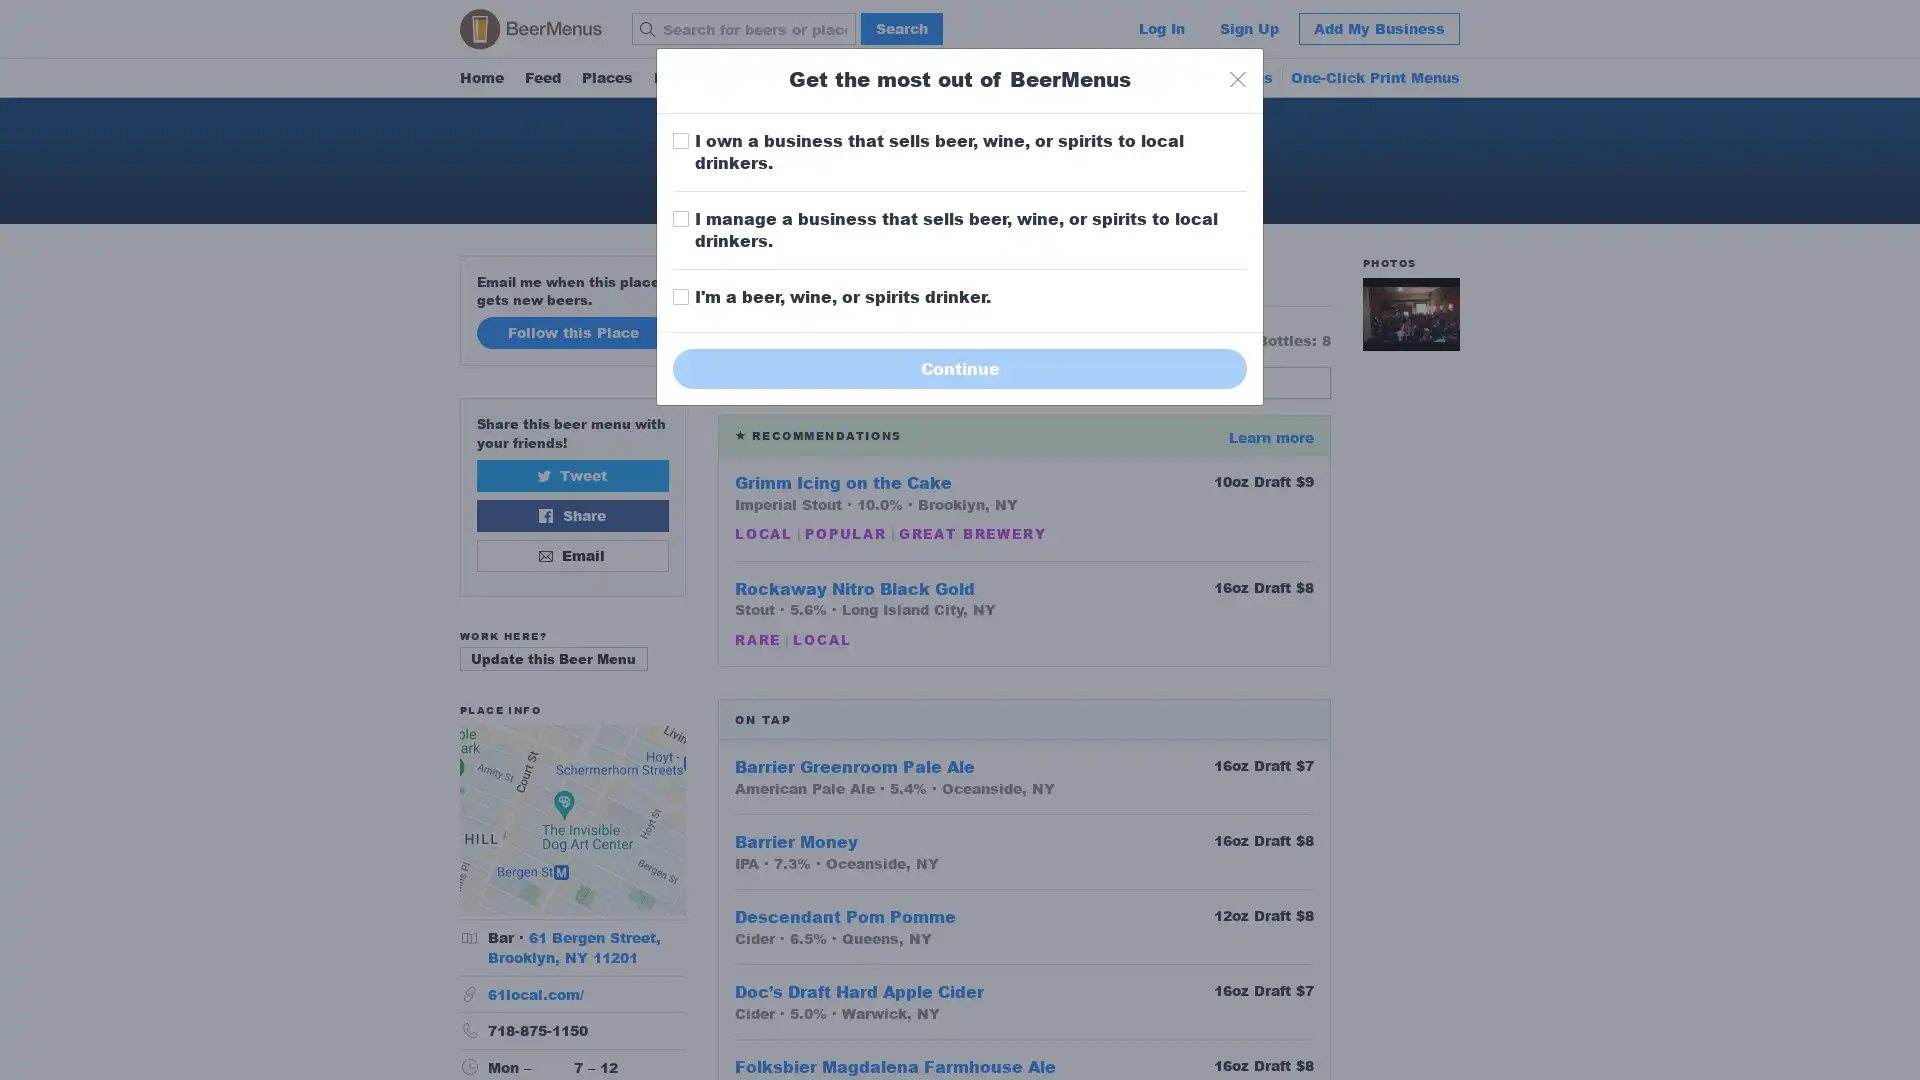 The image size is (1920, 1080). I want to click on Follow this Place, so click(571, 331).